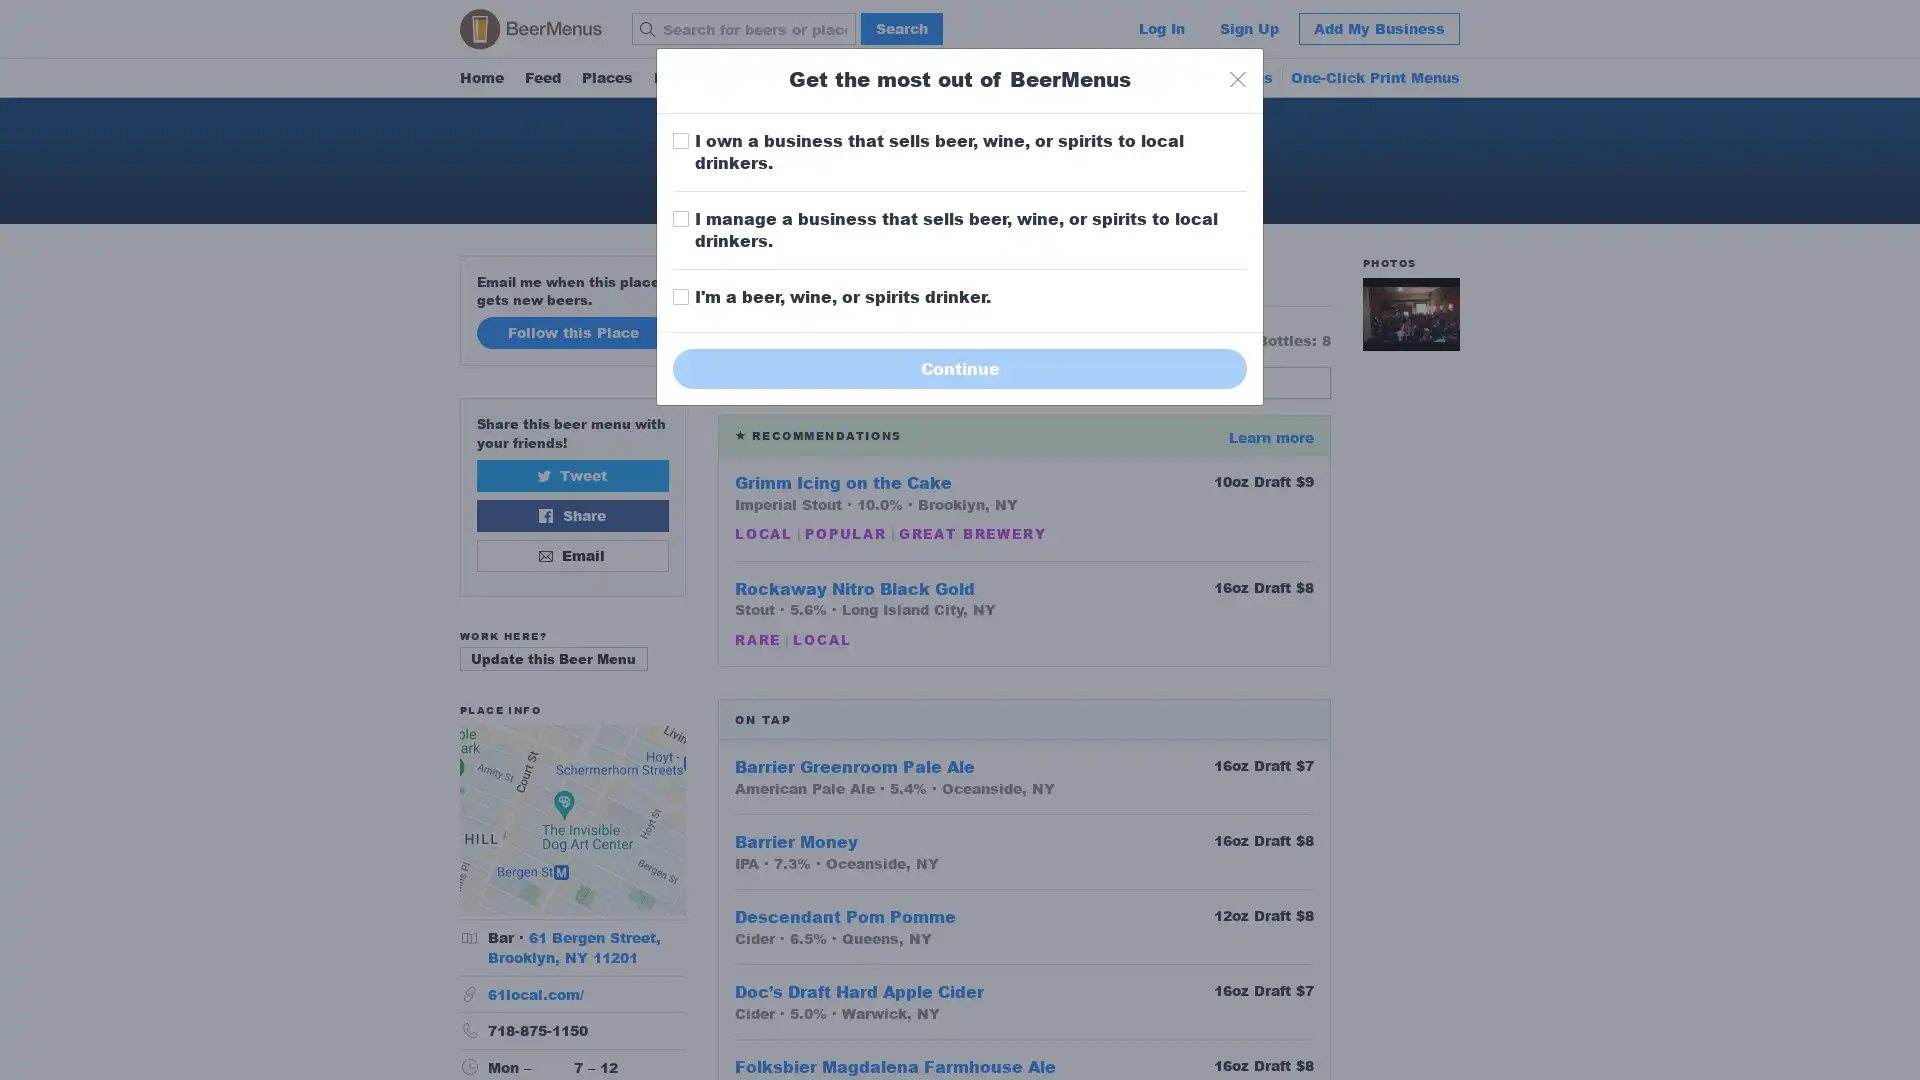 The image size is (1920, 1080). I want to click on Follow this Place, so click(571, 331).